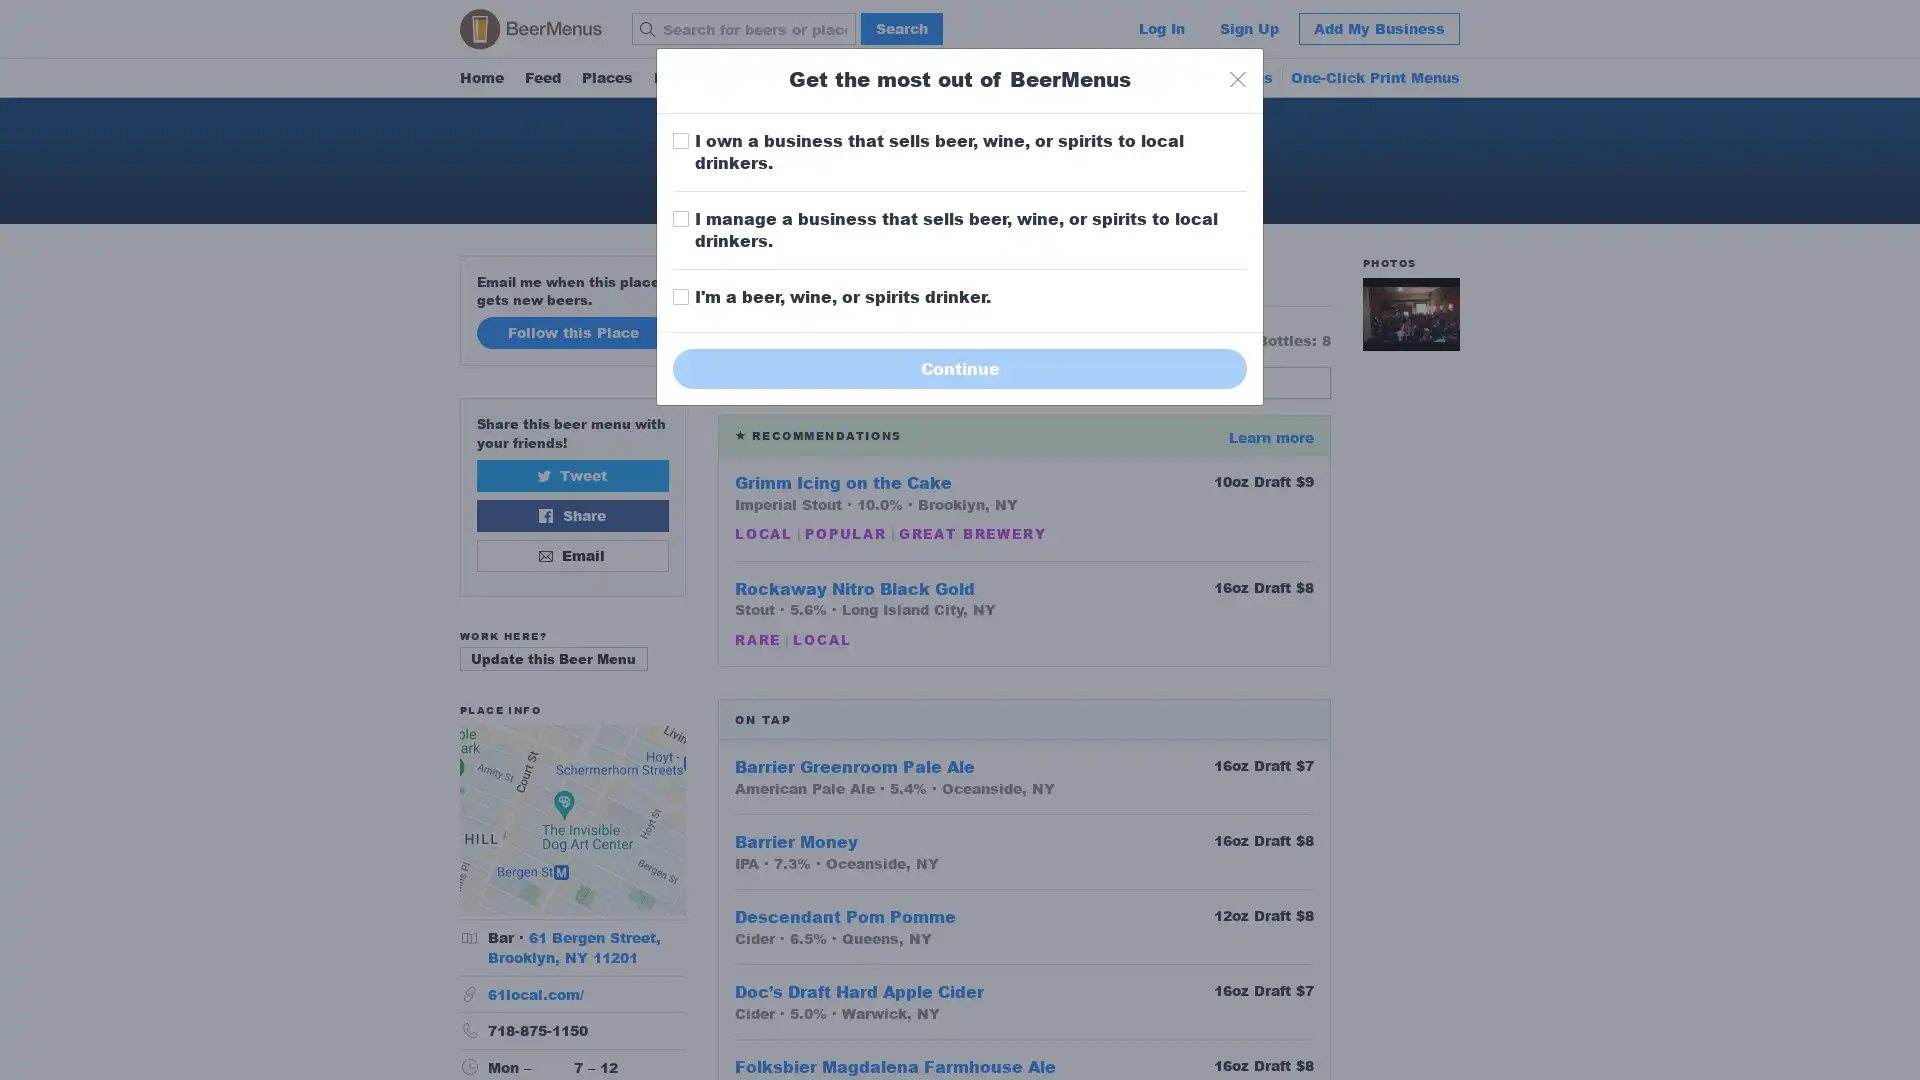 The image size is (1920, 1080). I want to click on Follow this Place, so click(571, 331).